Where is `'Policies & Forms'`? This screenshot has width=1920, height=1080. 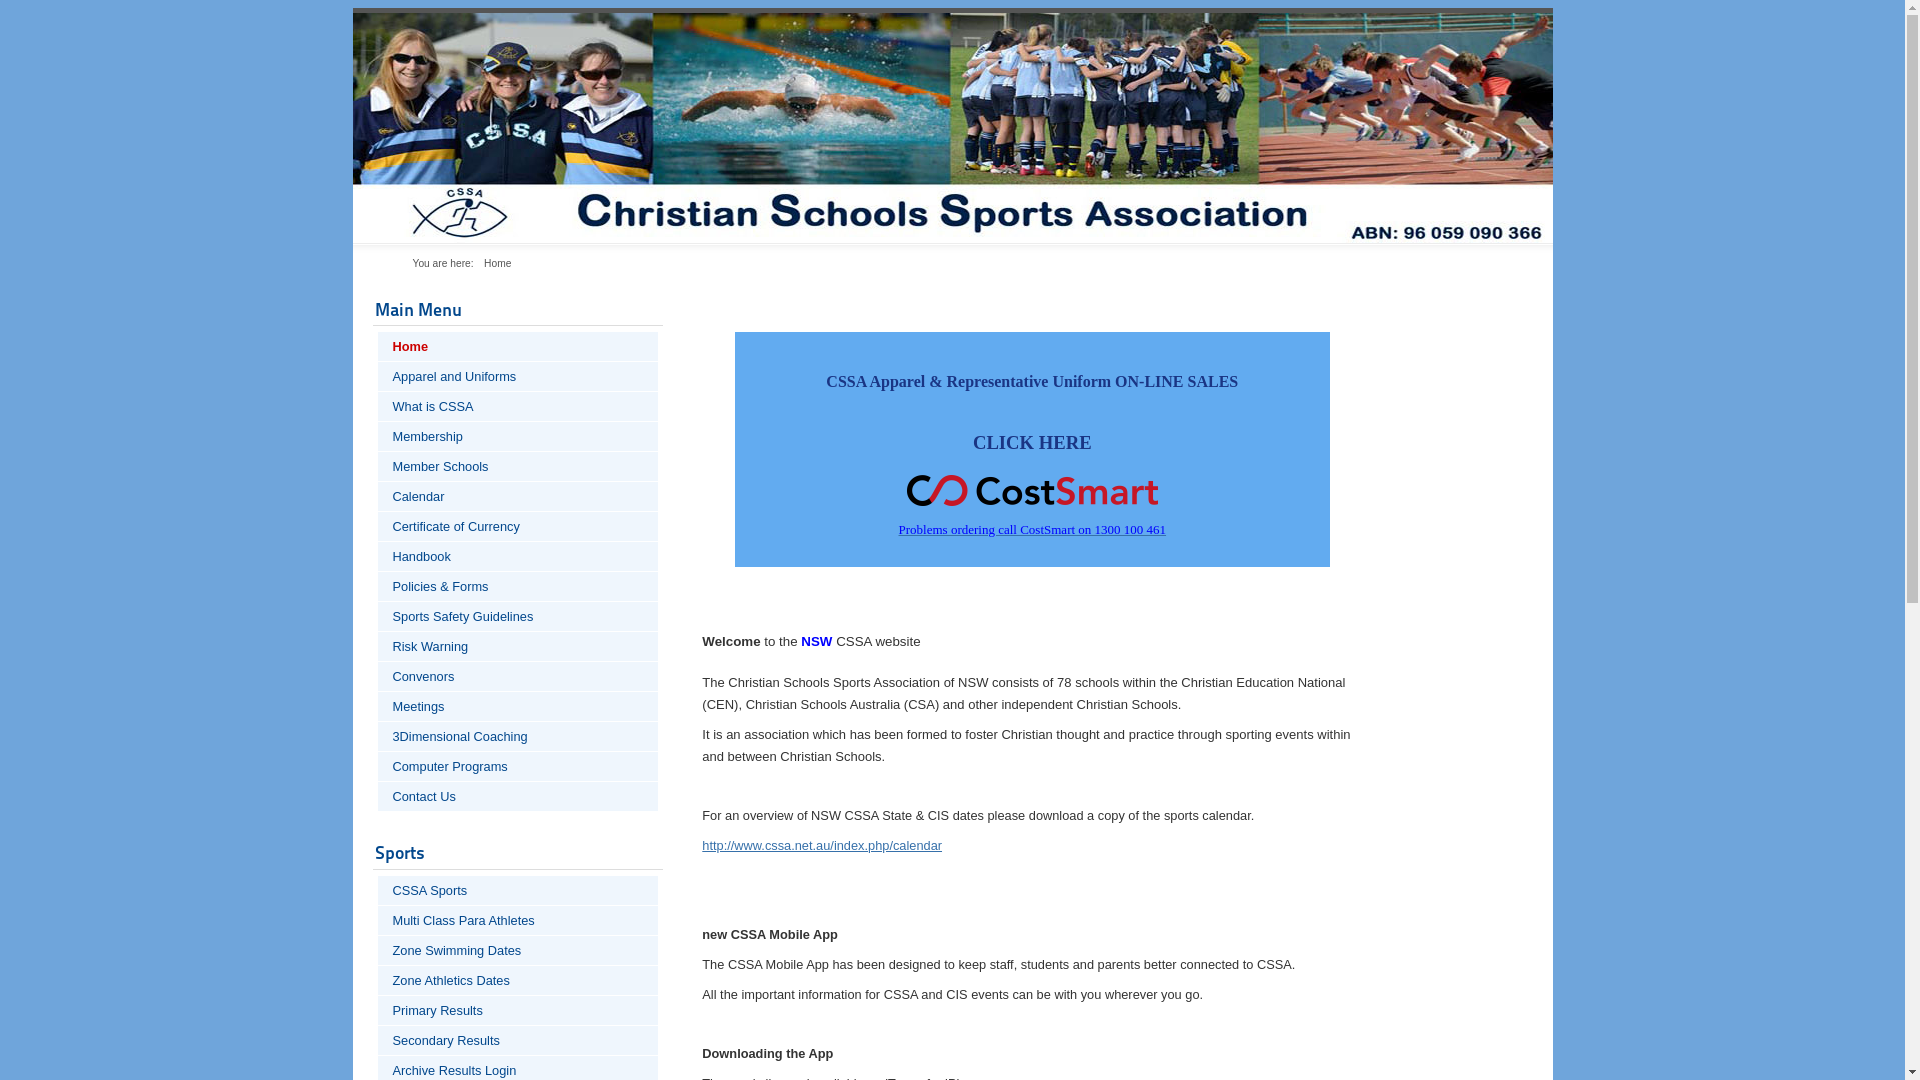
'Policies & Forms' is located at coordinates (378, 585).